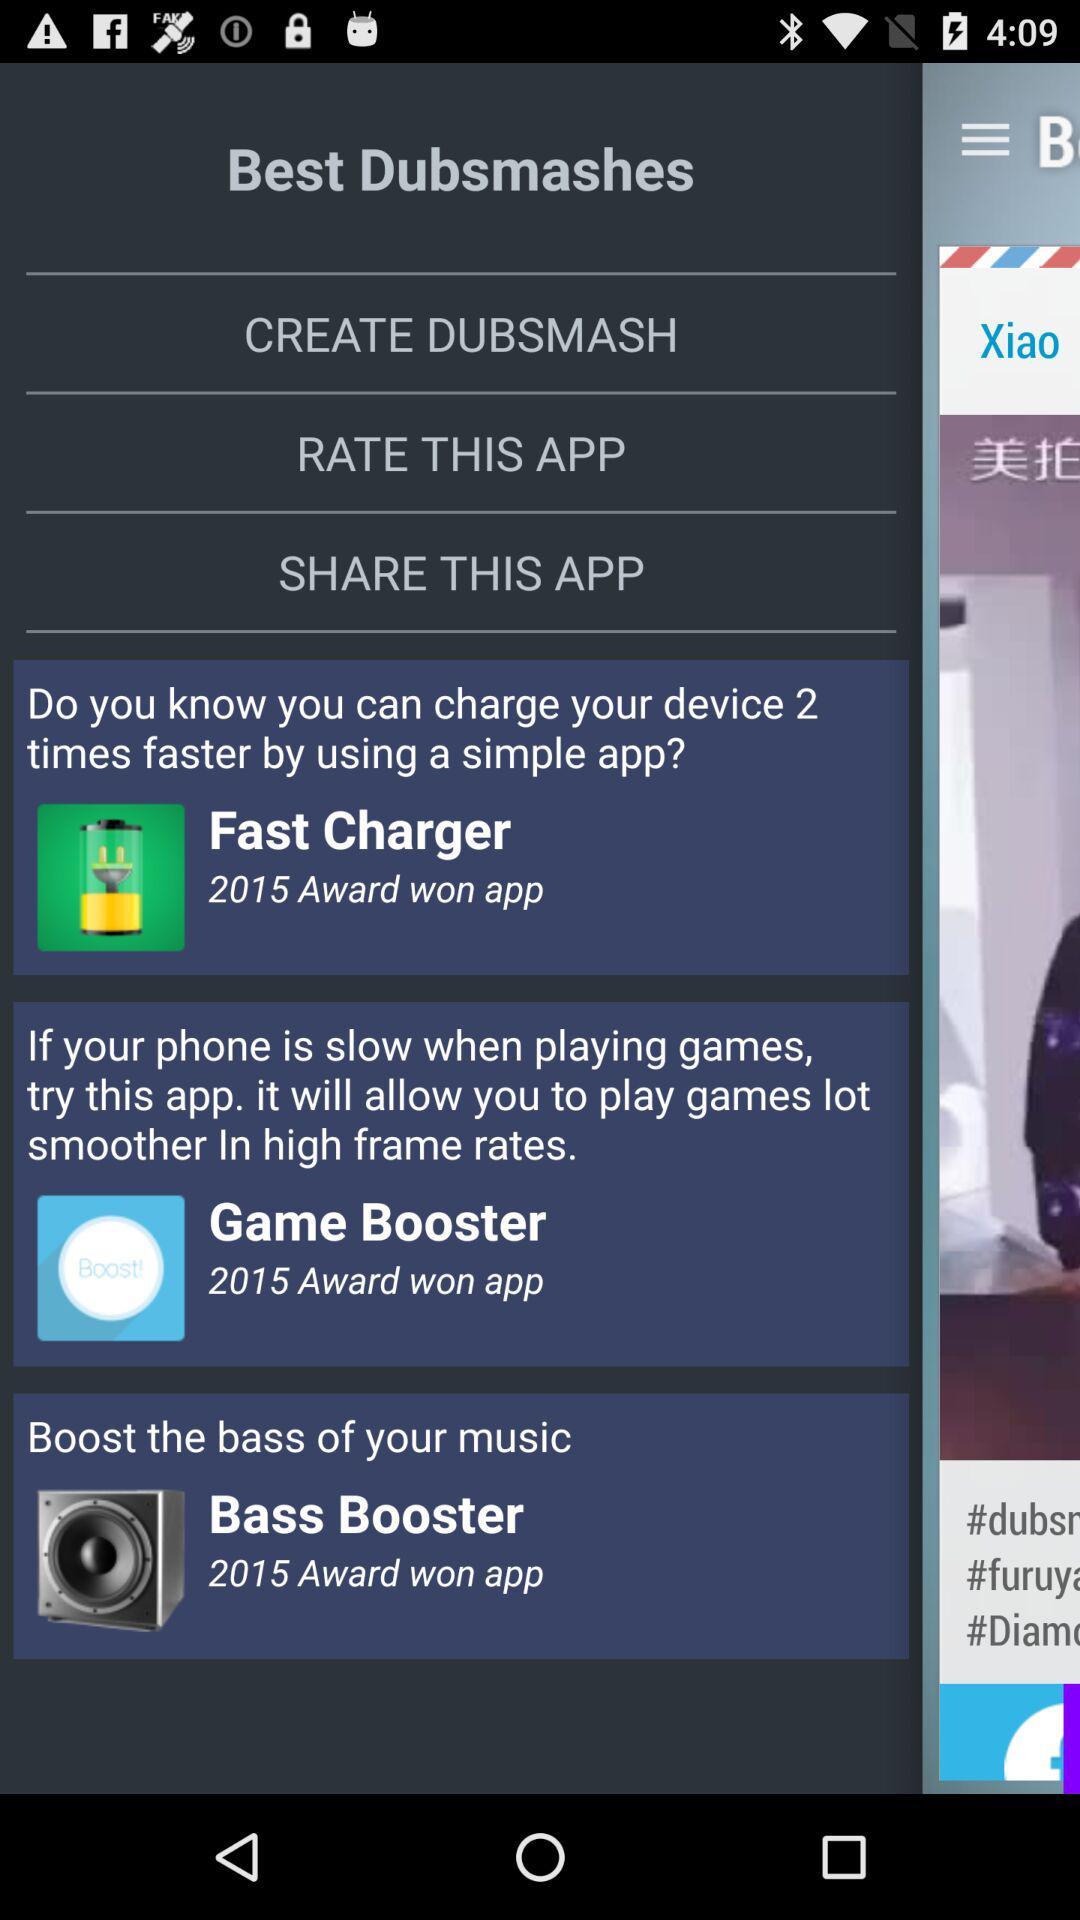 This screenshot has width=1080, height=1920. I want to click on item next to the rate this app item, so click(1009, 936).